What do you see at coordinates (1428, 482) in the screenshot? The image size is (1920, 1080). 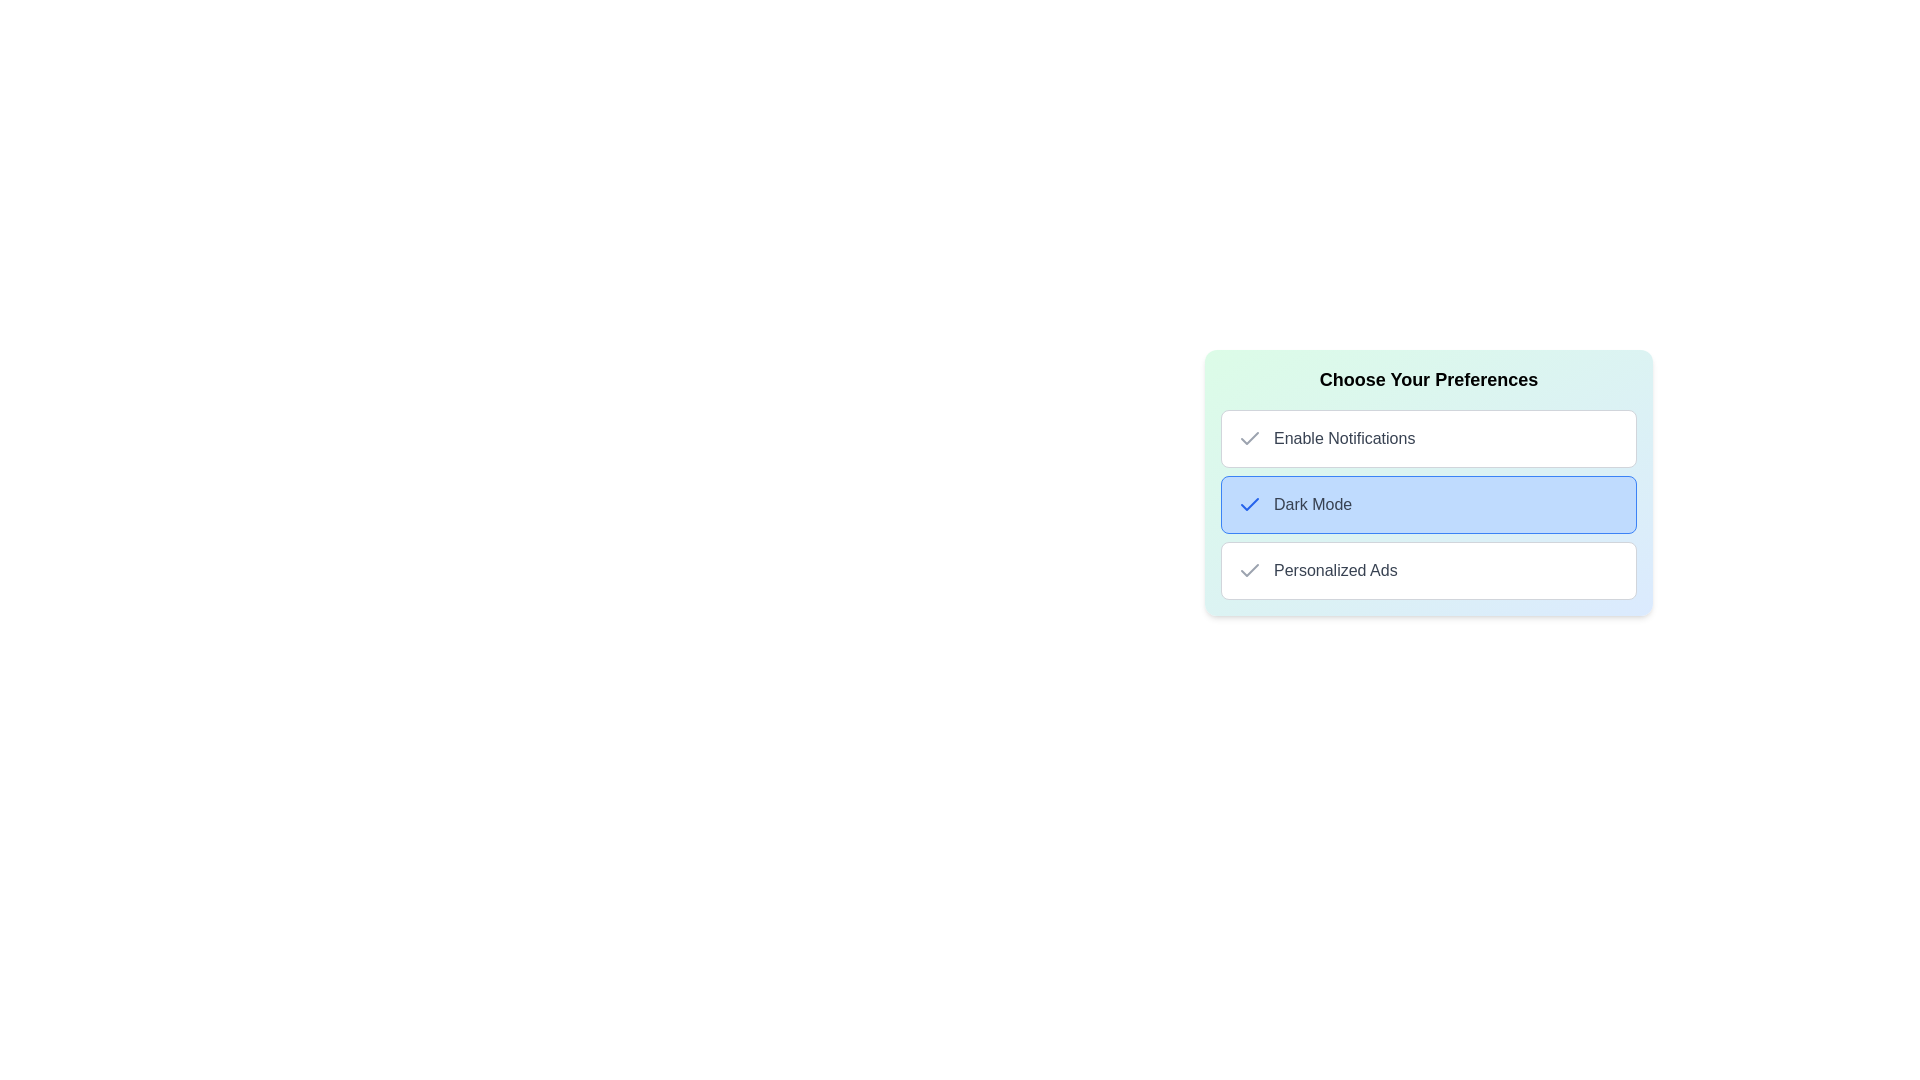 I see `the 'Dark Mode' button-like selectable option, which is the second option in the list under 'Choose Your Preferences'` at bounding box center [1428, 482].